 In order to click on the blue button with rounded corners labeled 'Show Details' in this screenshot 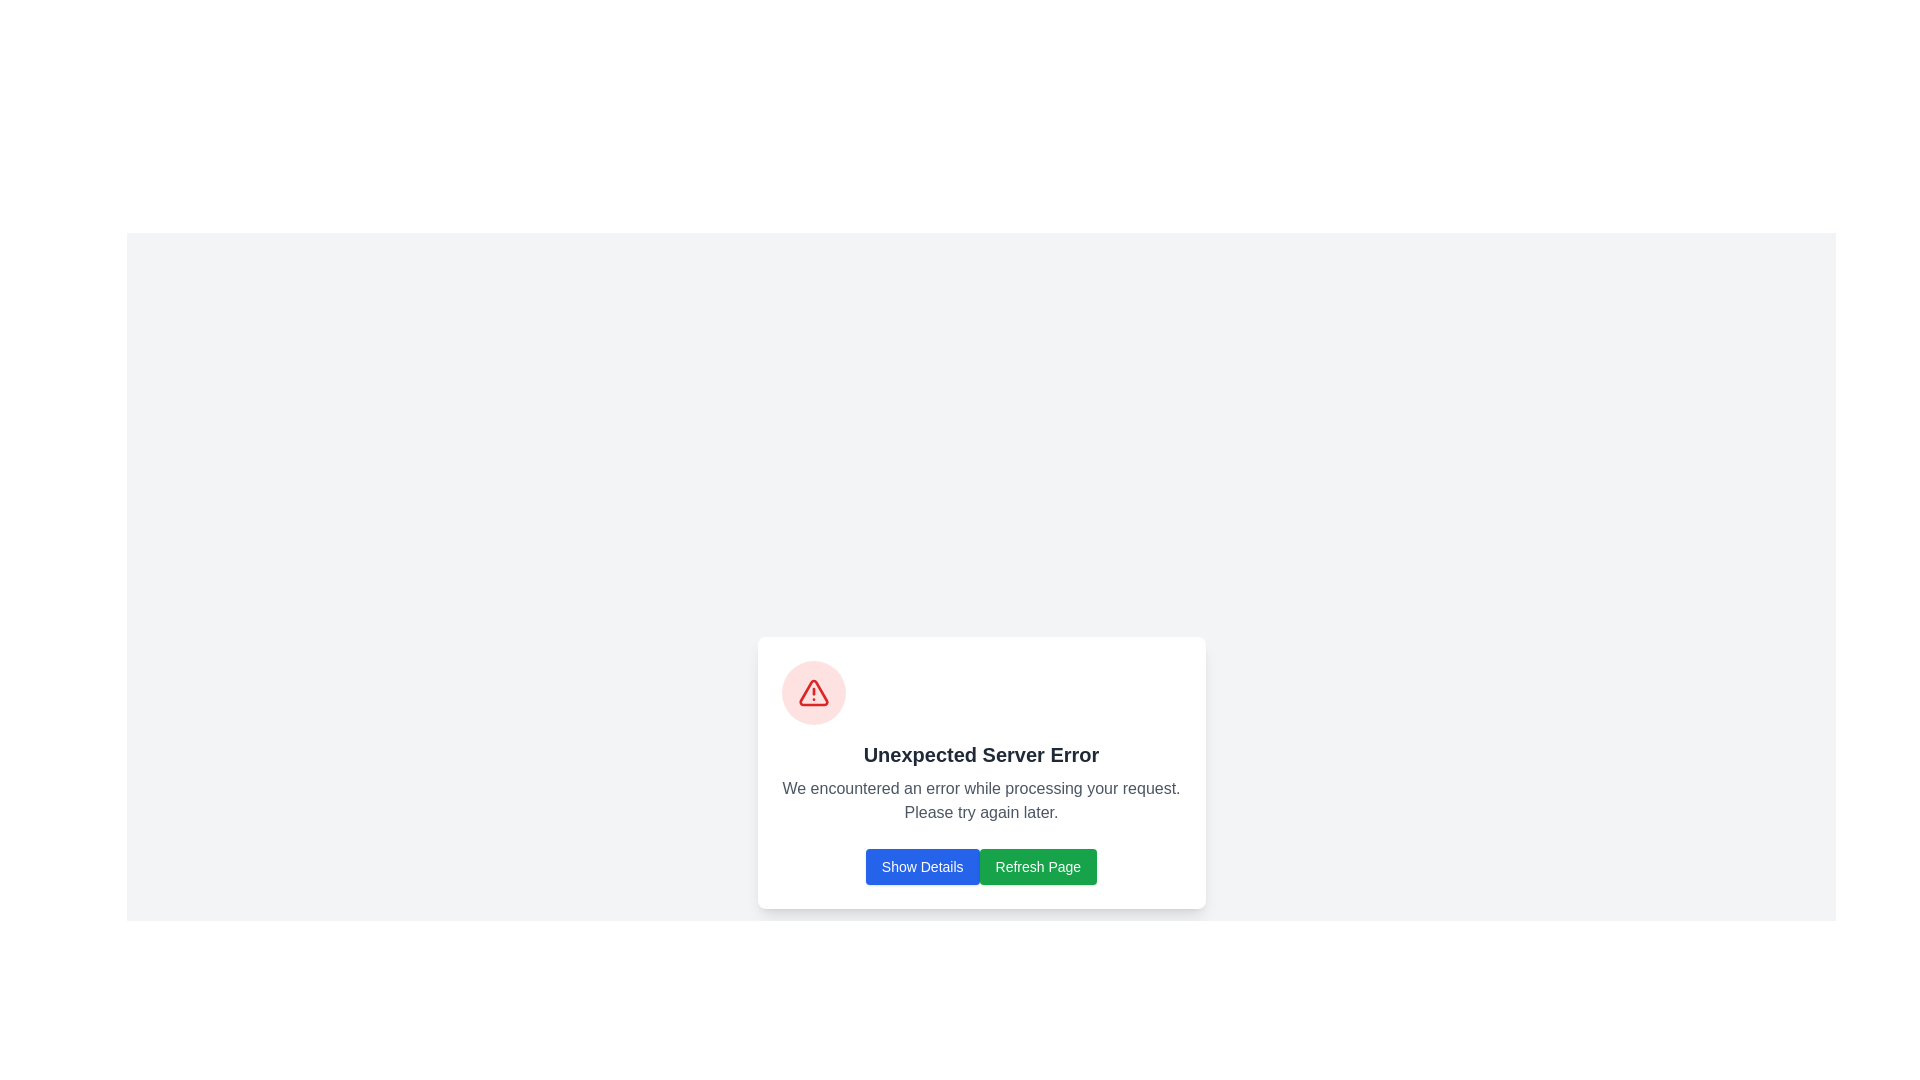, I will do `click(921, 866)`.